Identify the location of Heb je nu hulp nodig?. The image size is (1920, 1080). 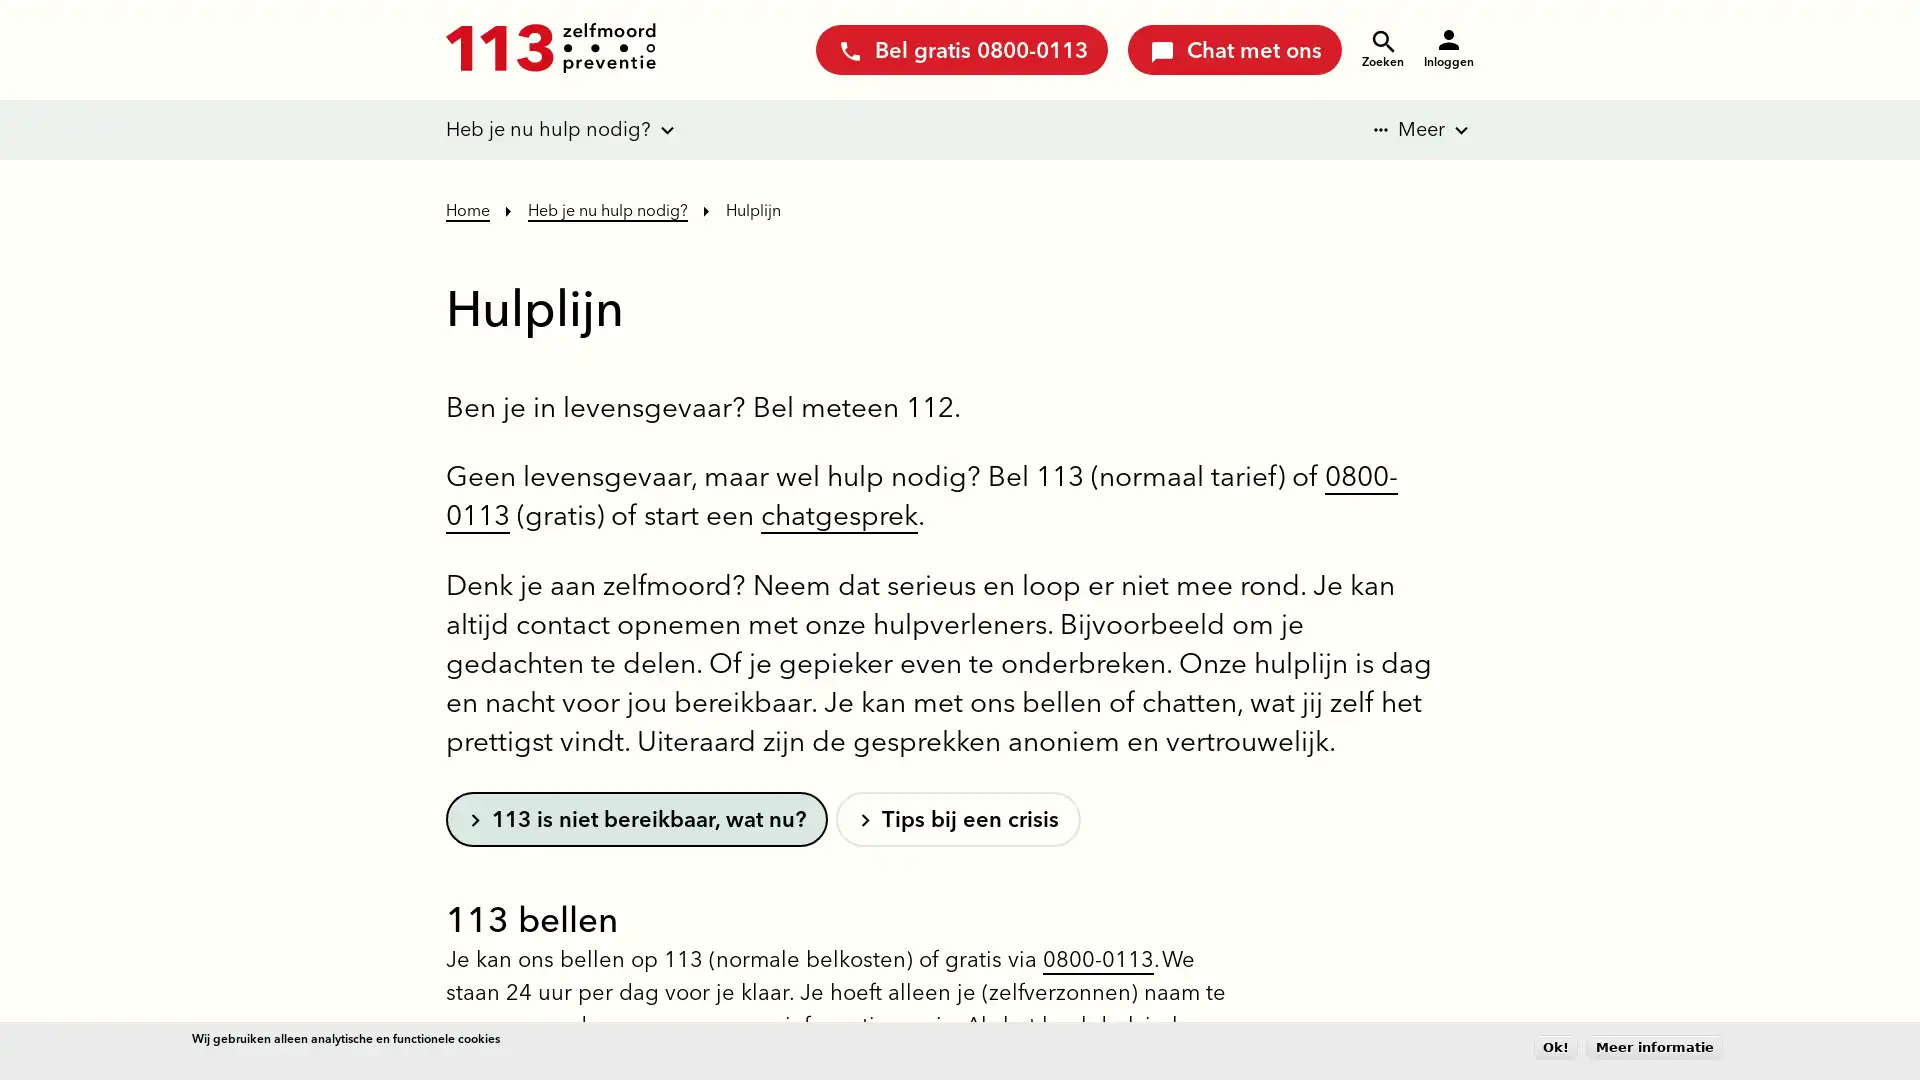
(548, 130).